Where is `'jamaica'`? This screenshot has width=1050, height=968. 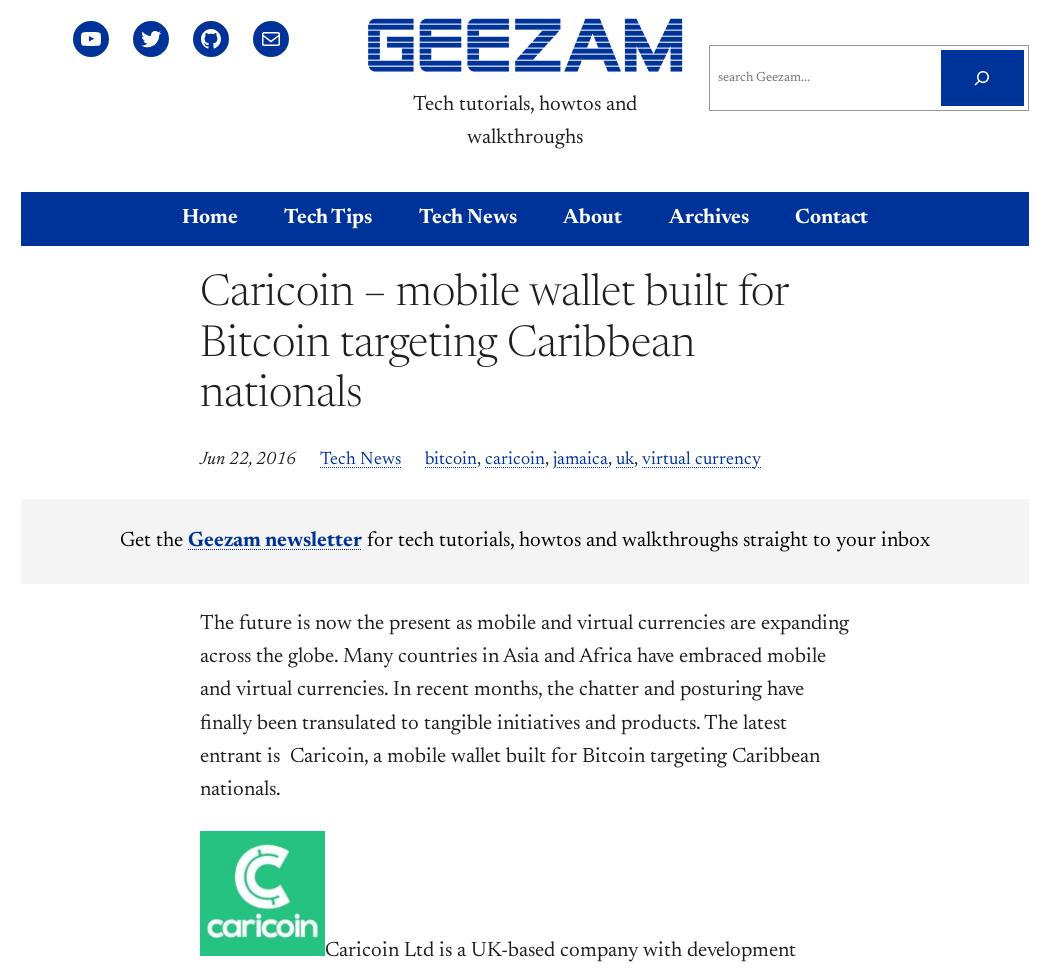 'jamaica' is located at coordinates (579, 458).